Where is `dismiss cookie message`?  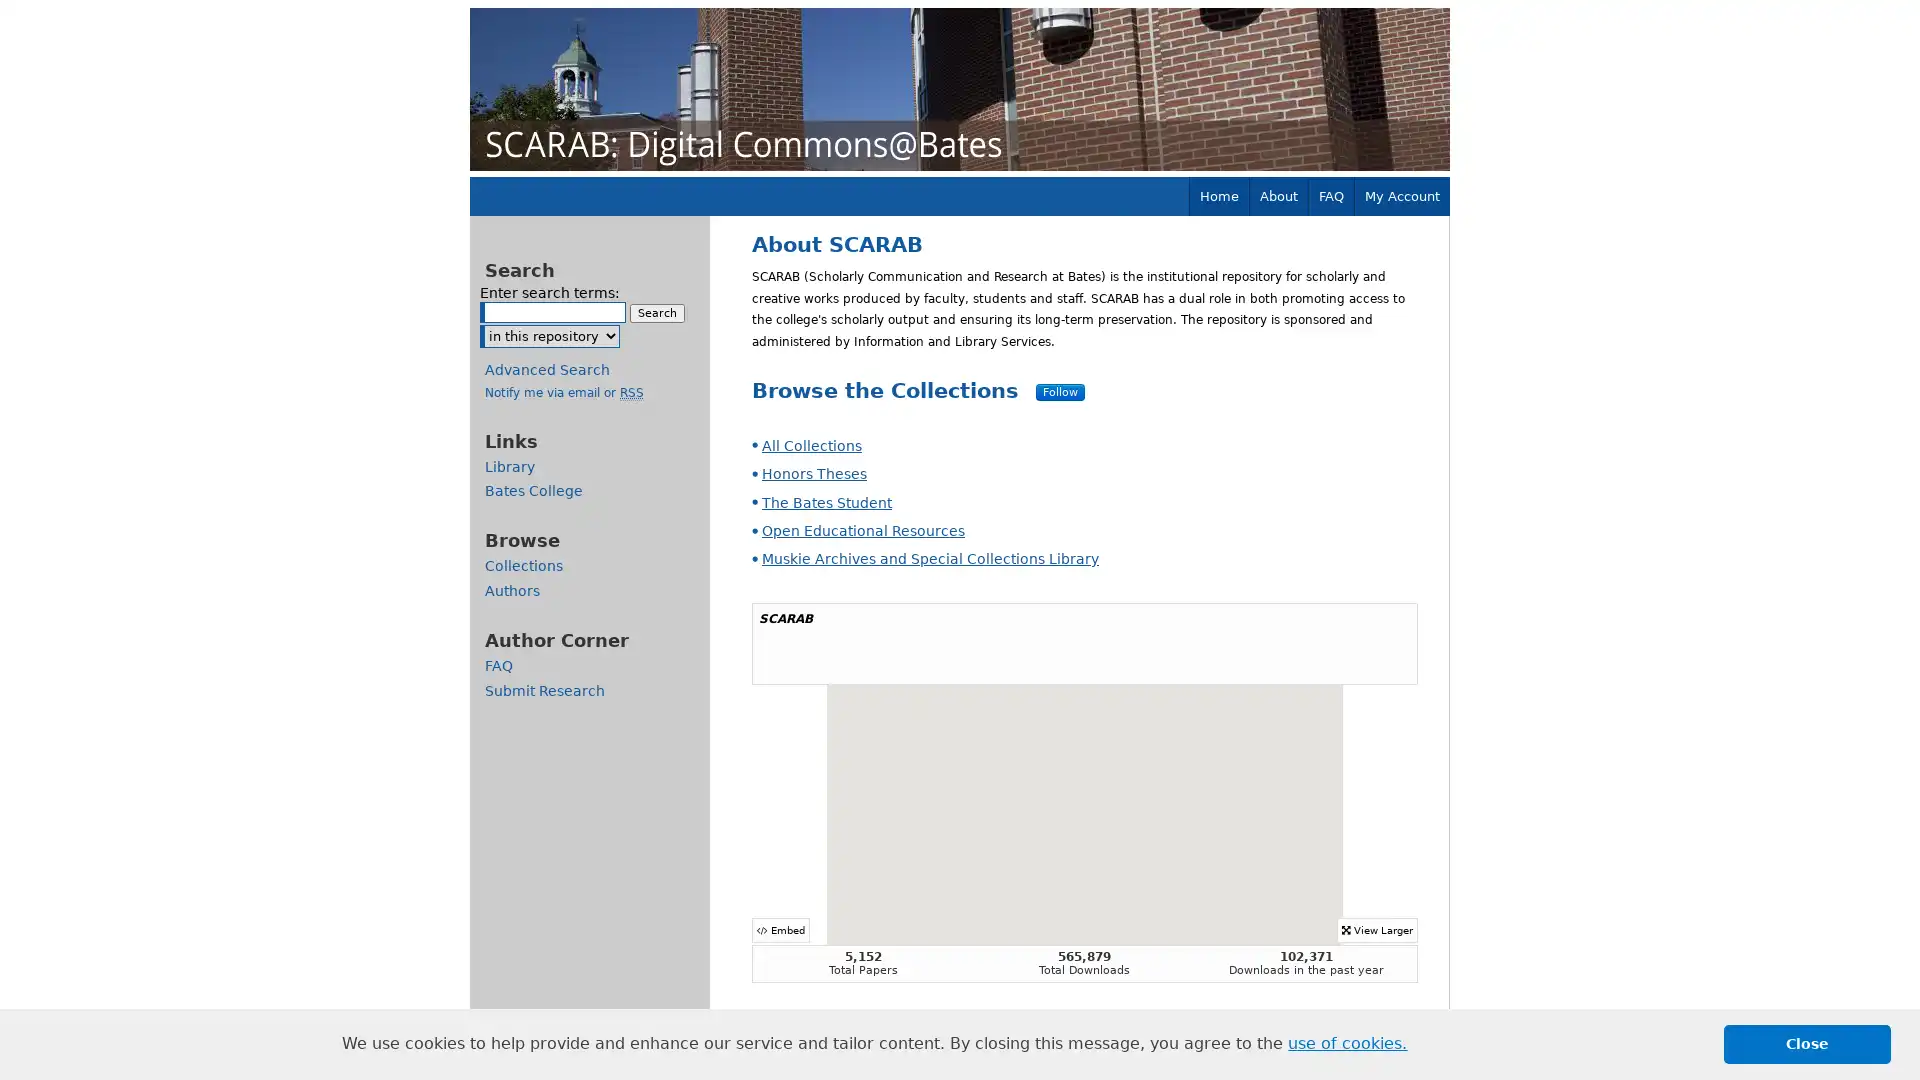
dismiss cookie message is located at coordinates (1807, 1043).